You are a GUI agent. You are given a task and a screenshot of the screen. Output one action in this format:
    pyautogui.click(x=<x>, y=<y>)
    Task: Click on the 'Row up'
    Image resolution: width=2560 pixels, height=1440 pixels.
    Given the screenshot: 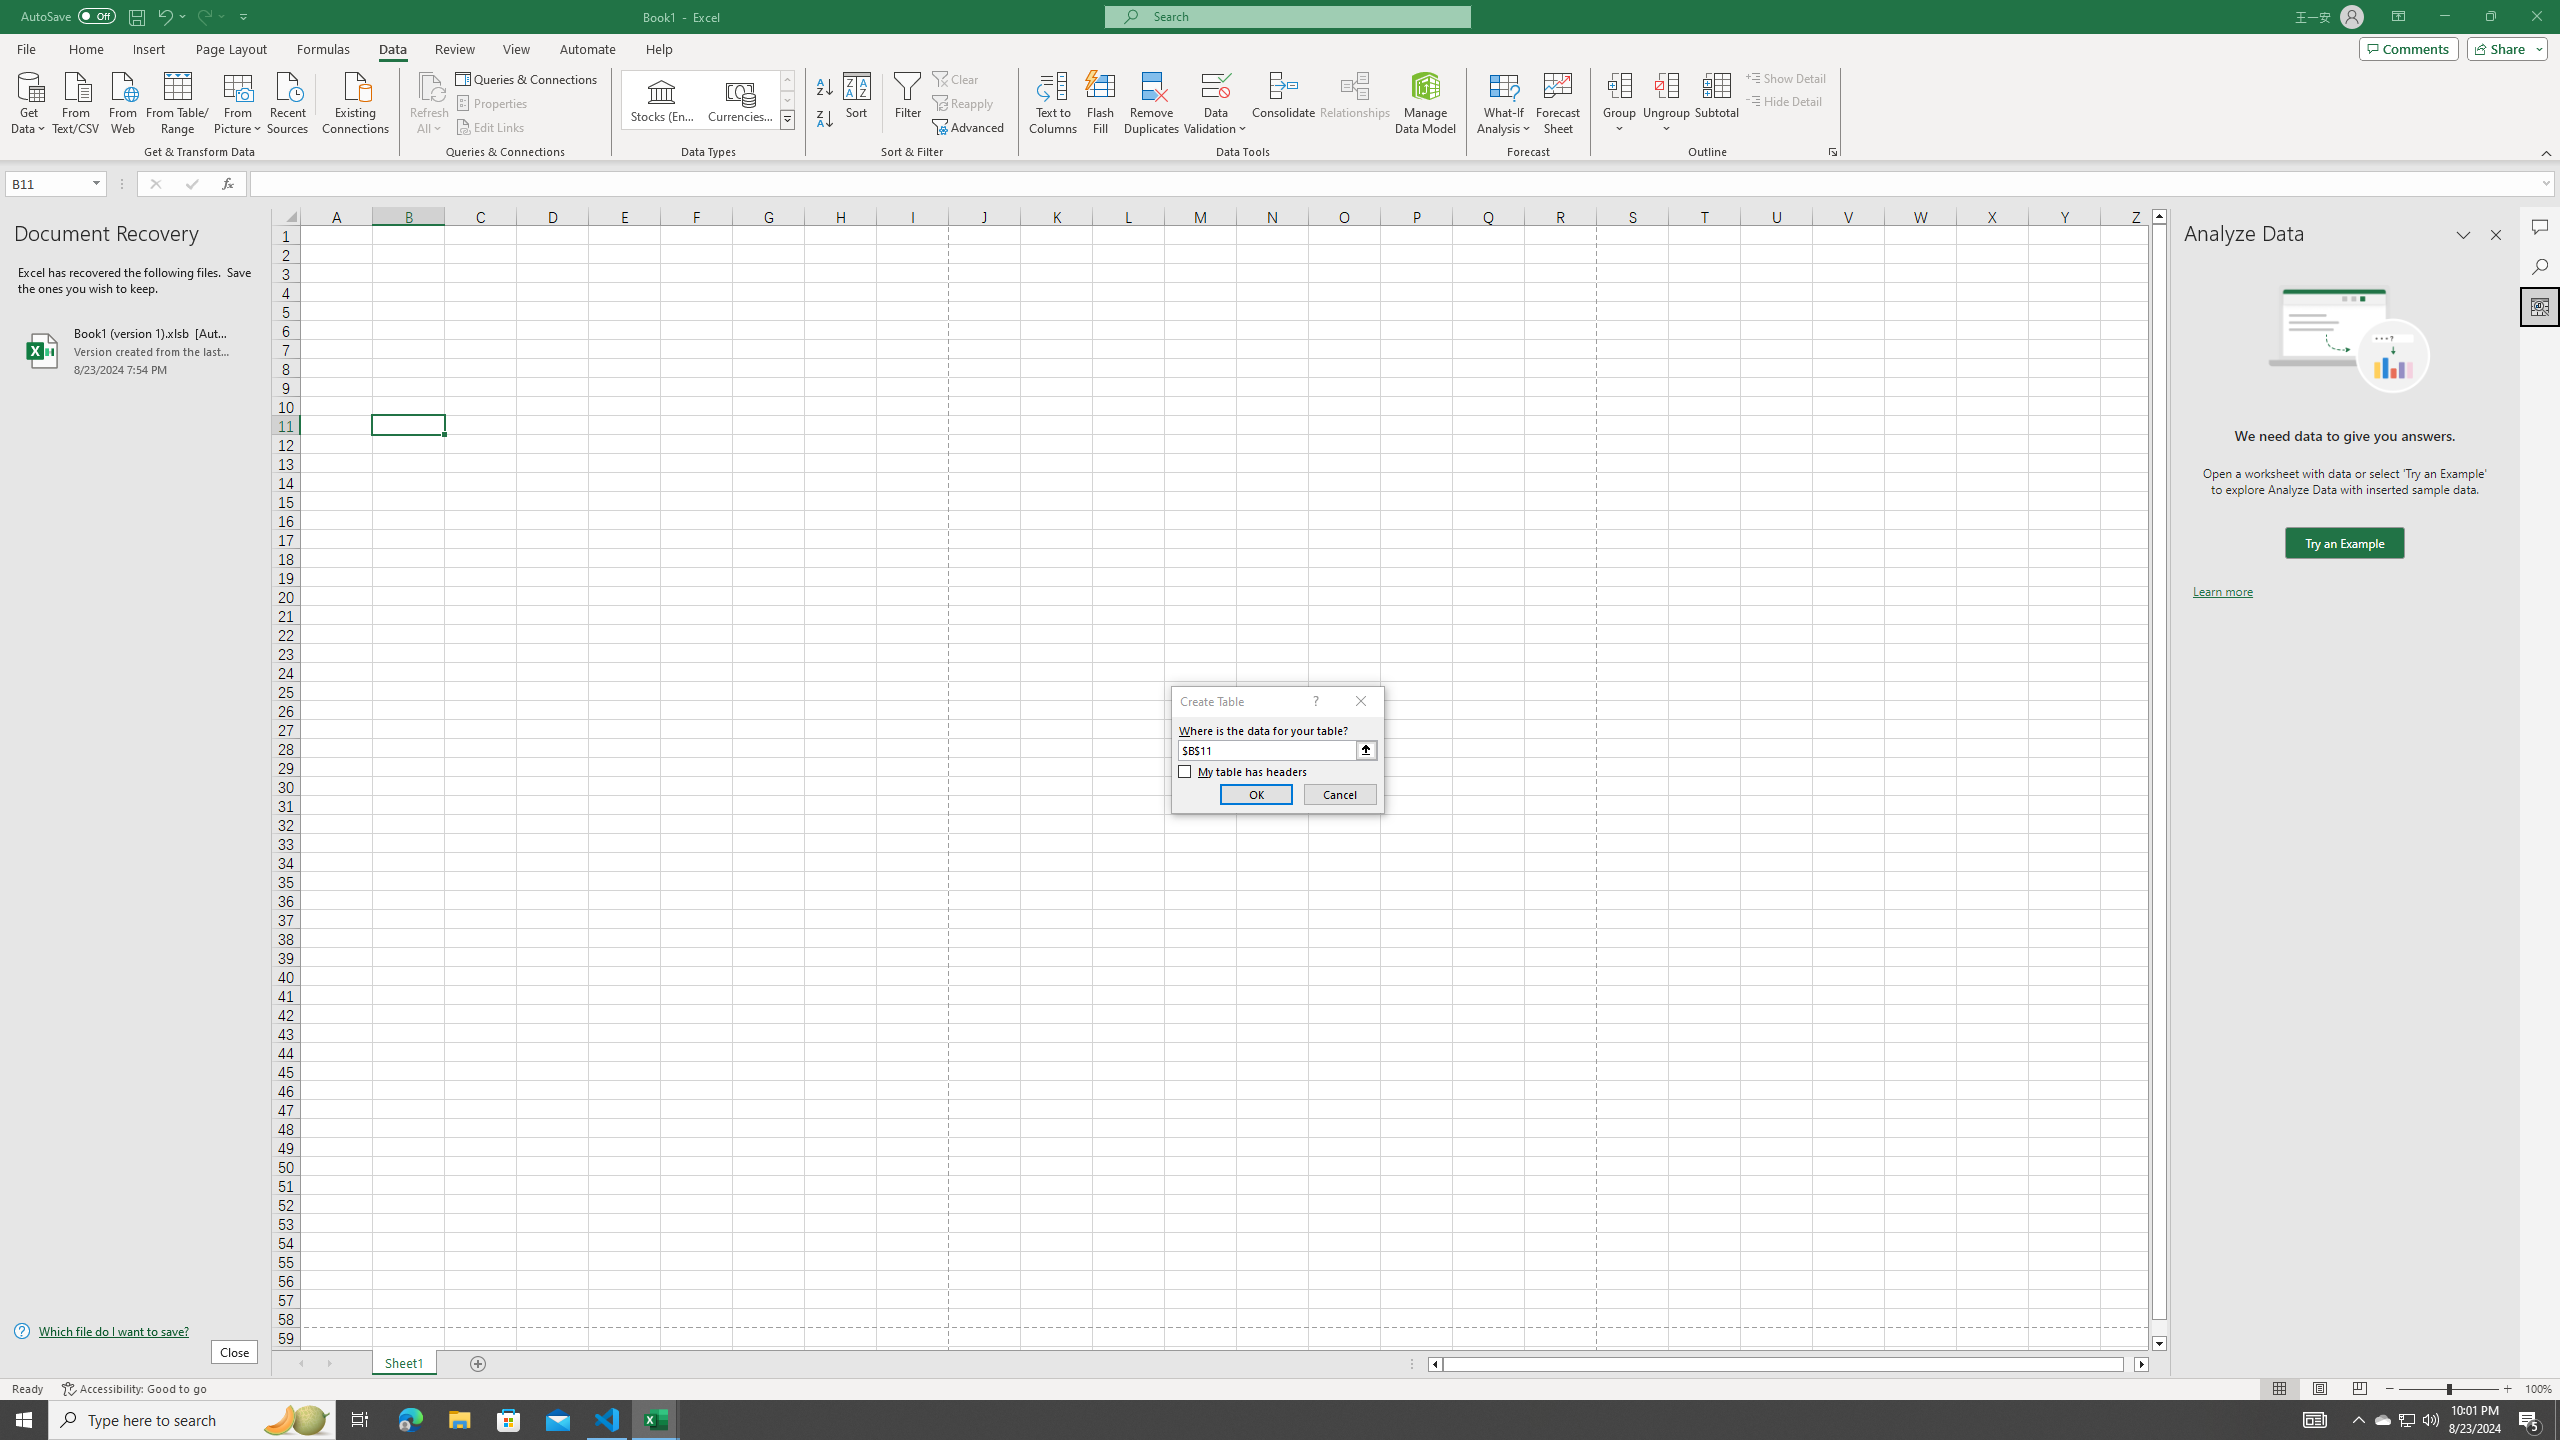 What is the action you would take?
    pyautogui.click(x=787, y=80)
    